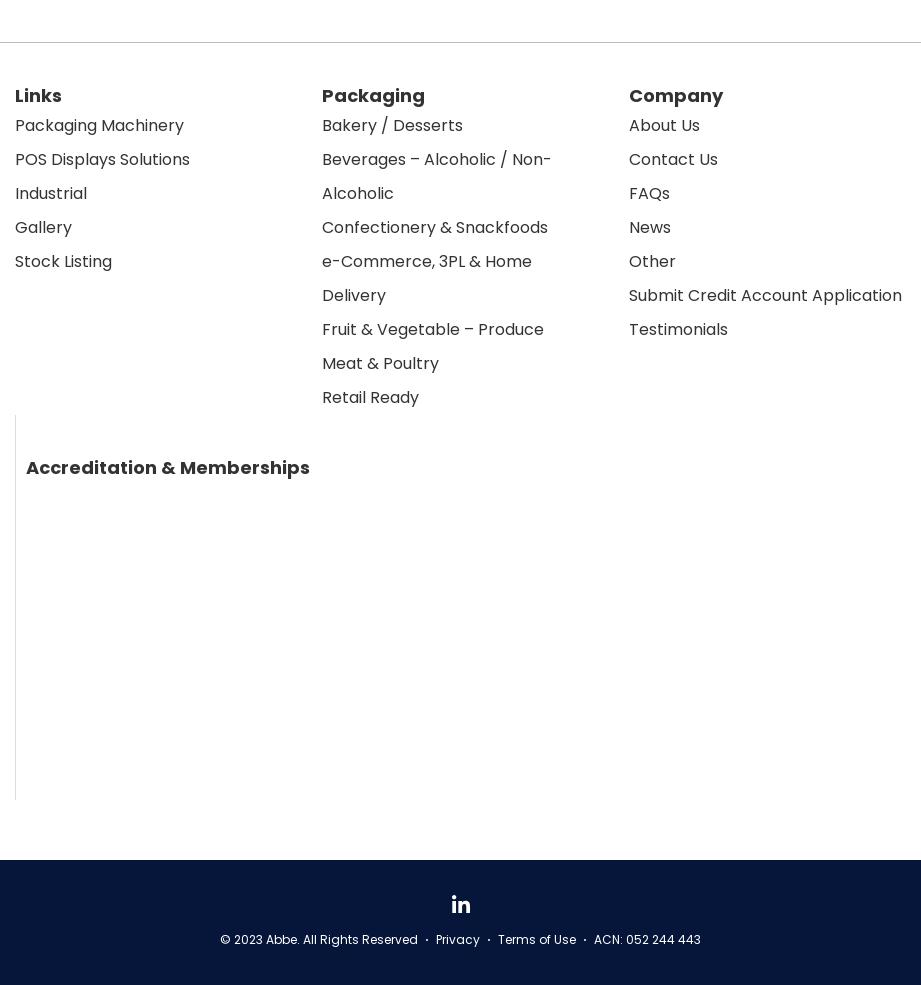  What do you see at coordinates (38, 94) in the screenshot?
I see `'Links'` at bounding box center [38, 94].